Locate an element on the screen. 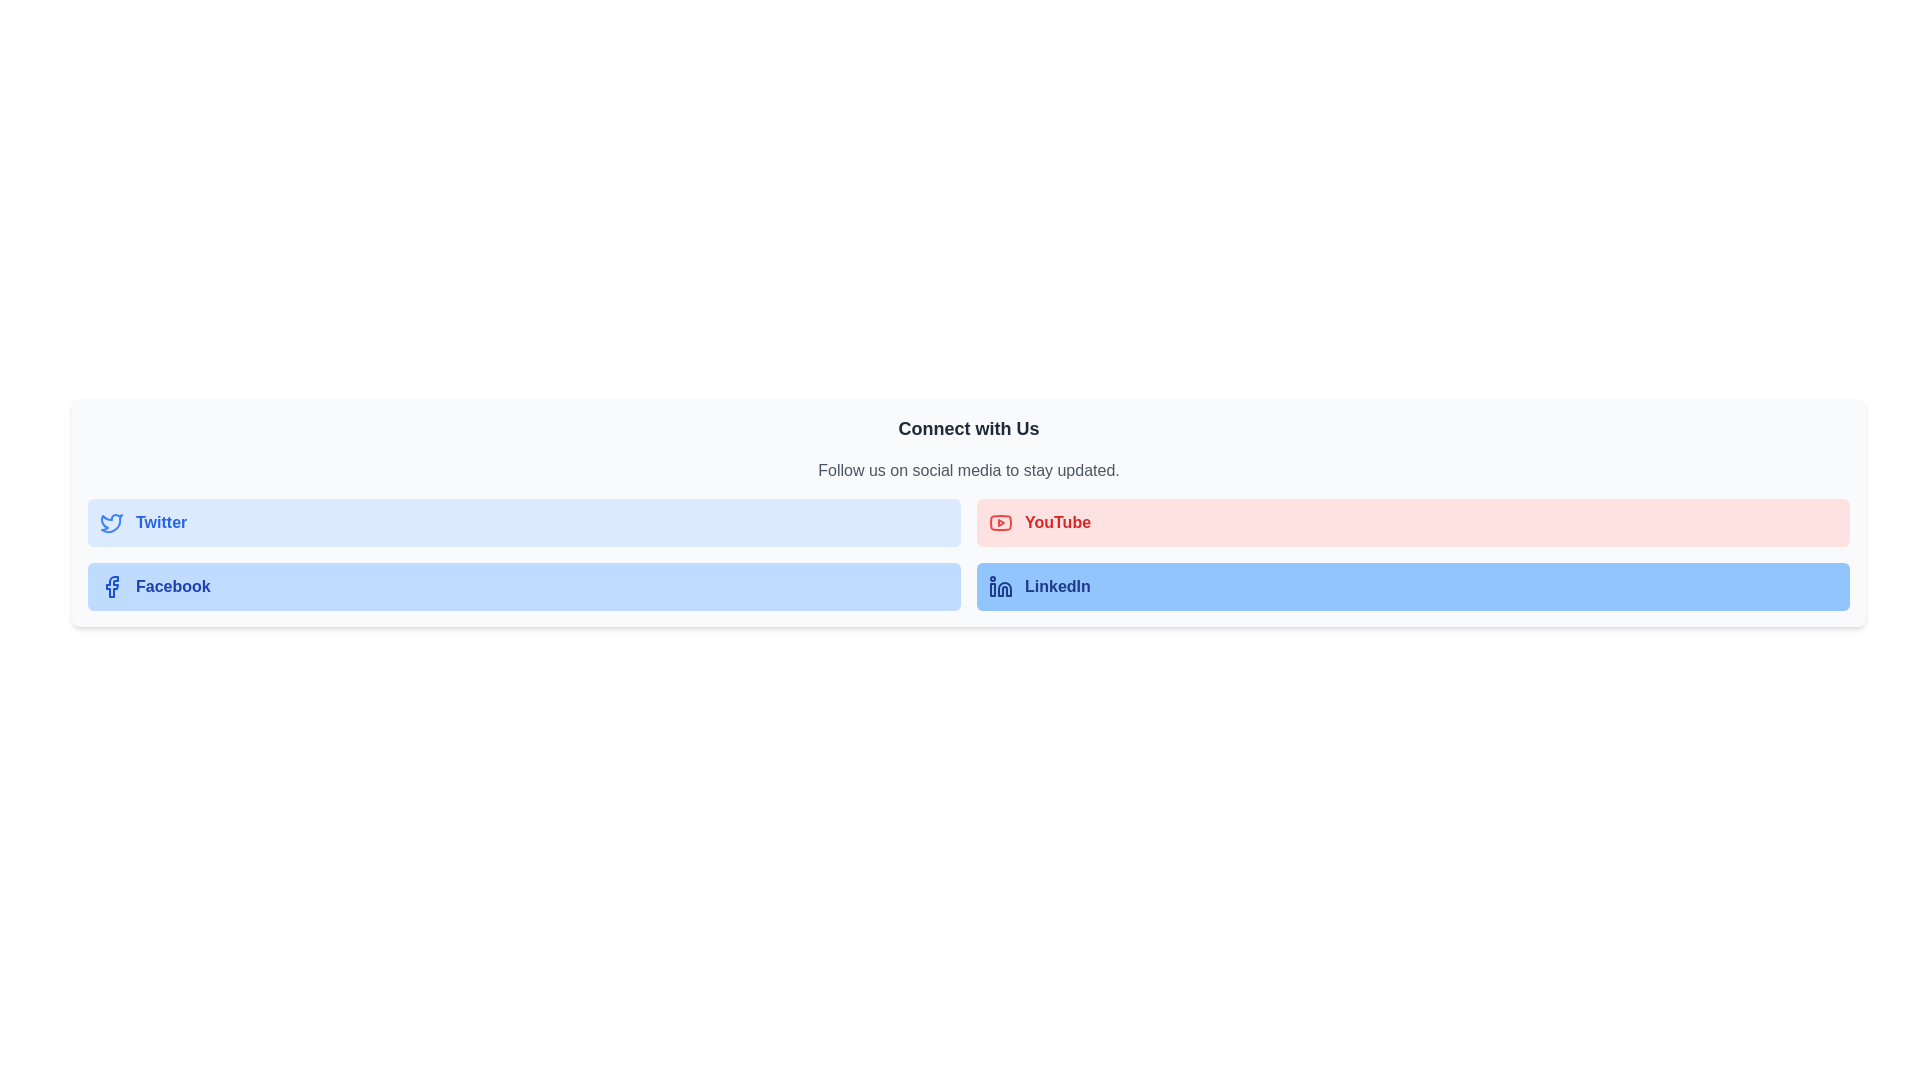 The image size is (1920, 1080). the Twitter icon, which is part of a button leading to the Twitter page, situated on the left side of the 'Twitter' button in the 'Connect with Us' section is located at coordinates (110, 522).